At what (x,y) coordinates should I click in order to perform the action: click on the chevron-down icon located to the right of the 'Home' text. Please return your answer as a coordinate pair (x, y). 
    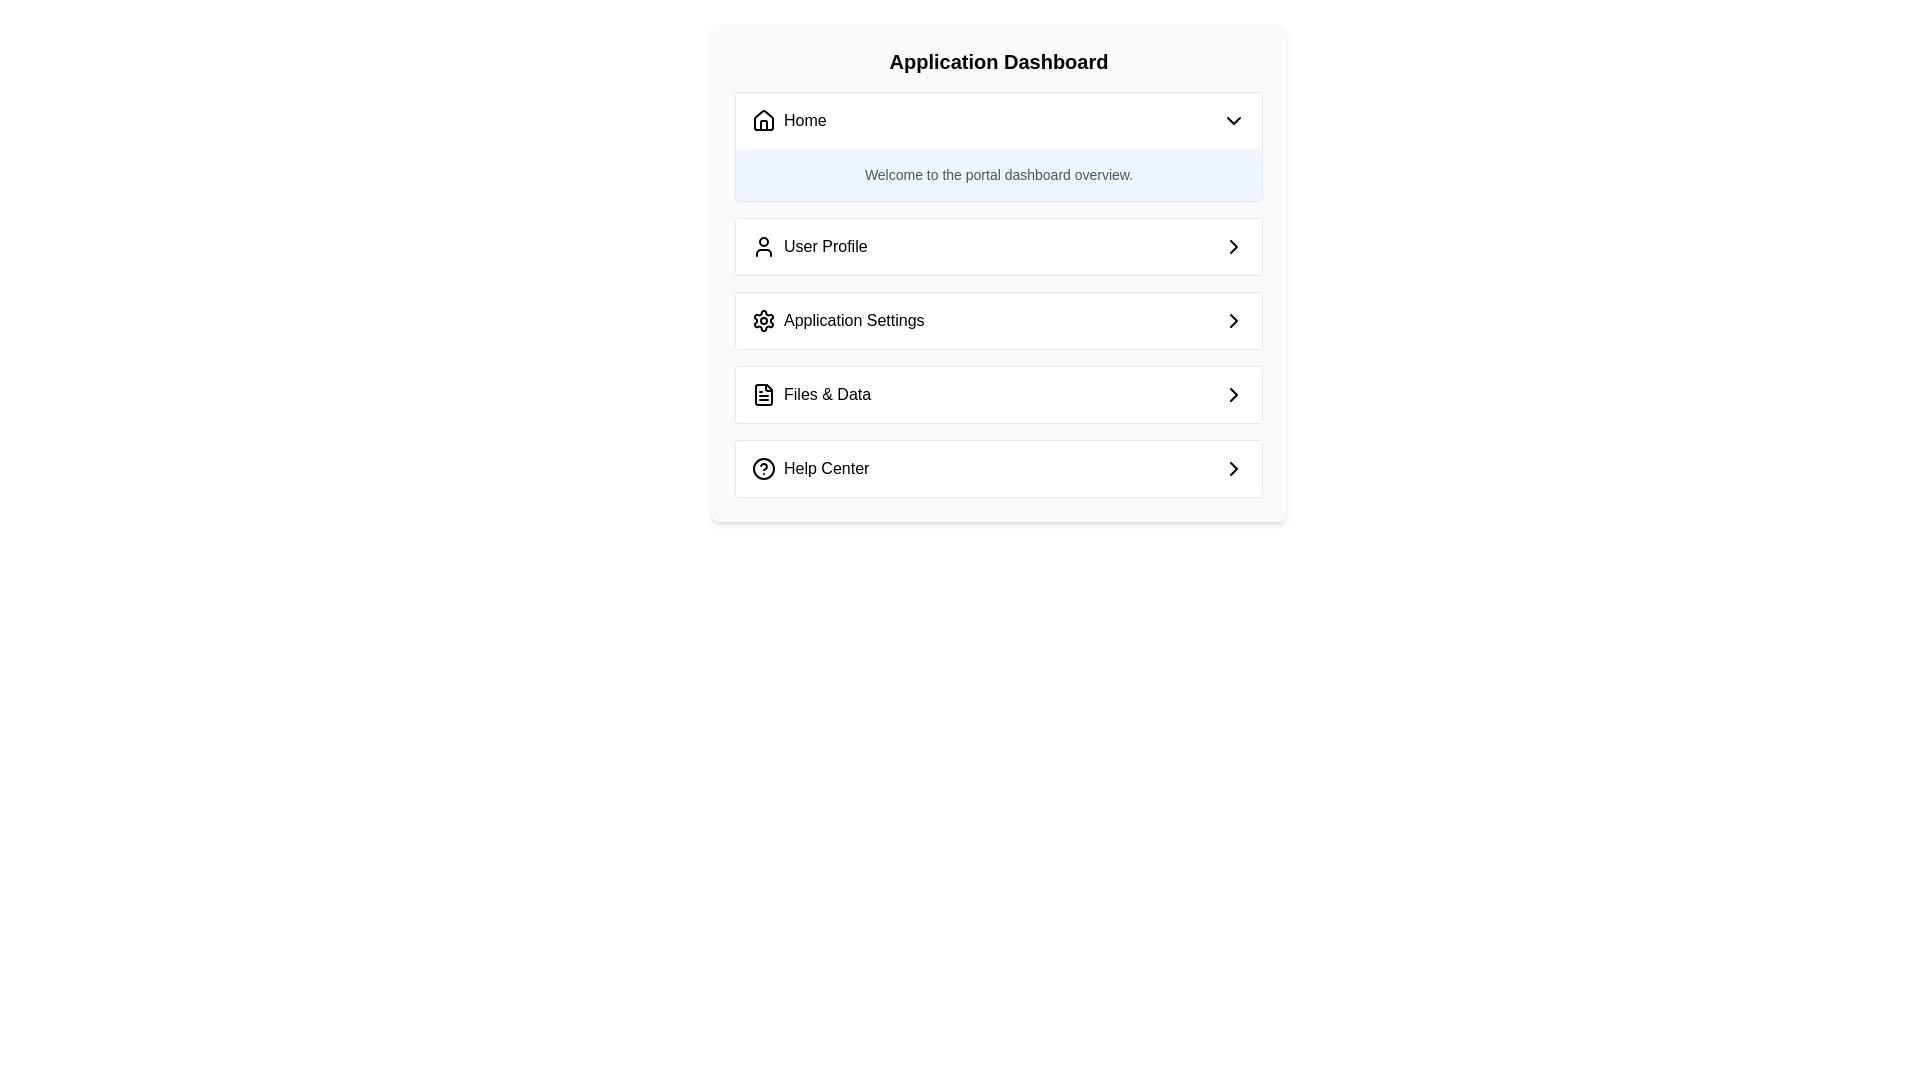
    Looking at the image, I should click on (1232, 120).